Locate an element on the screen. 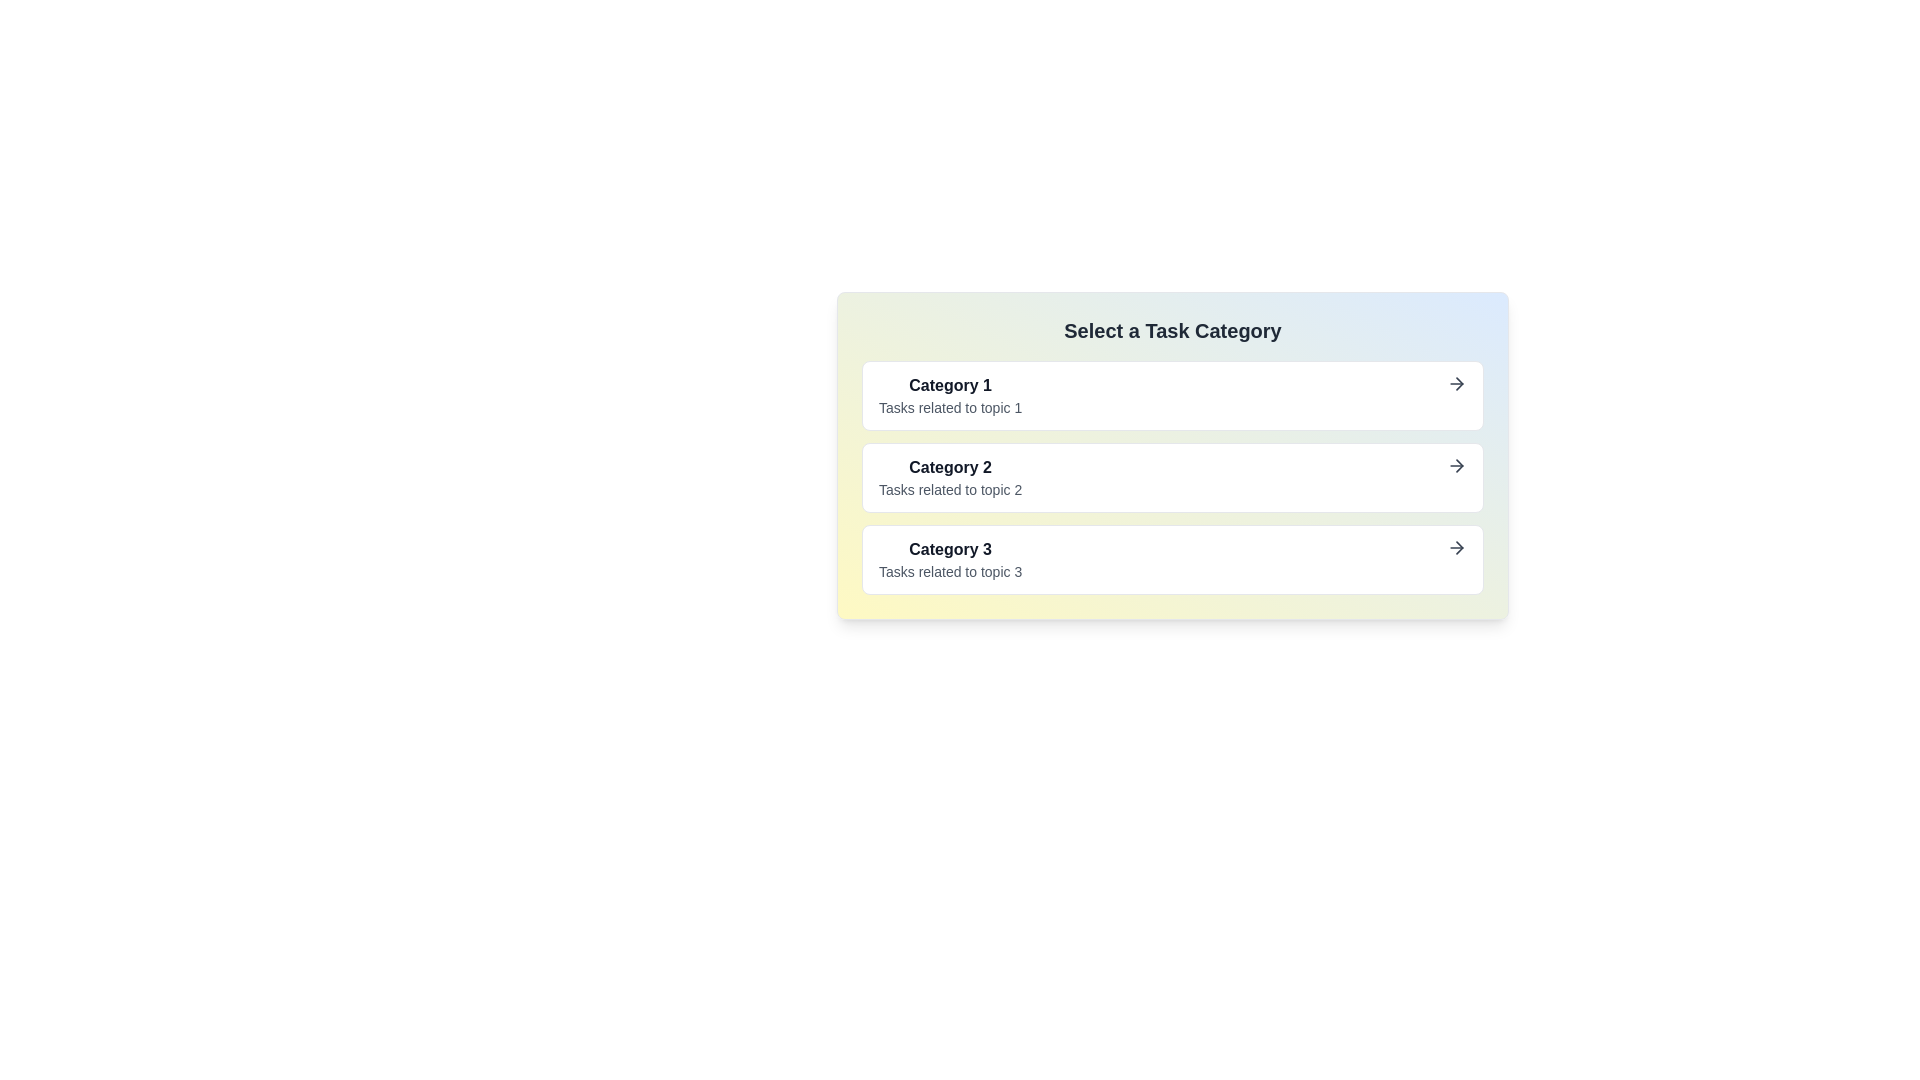 The height and width of the screenshot is (1080, 1920). the arrow icon button located in the 'Category 2' option to change its color is located at coordinates (1457, 466).